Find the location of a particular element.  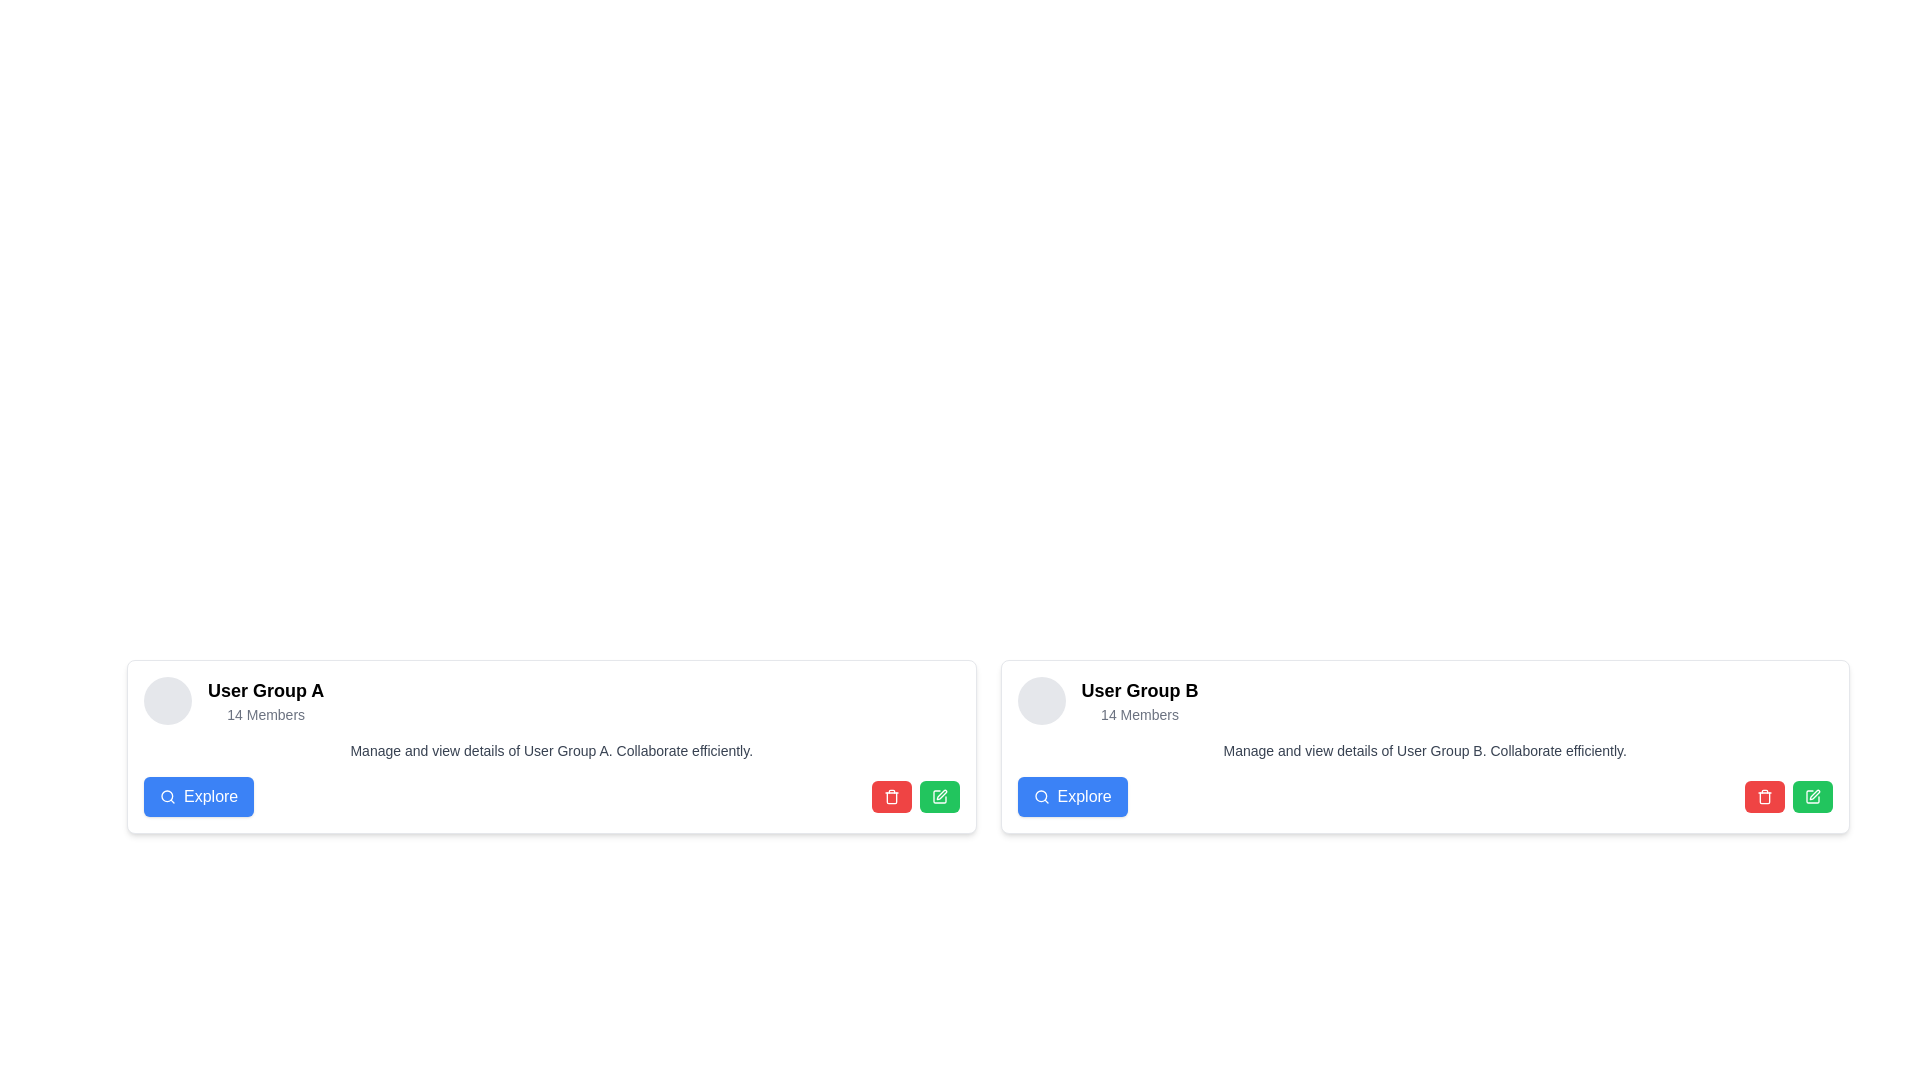

the edit icon located within the green button in the bottom-right corner of the card for 'User Group B' is located at coordinates (940, 793).